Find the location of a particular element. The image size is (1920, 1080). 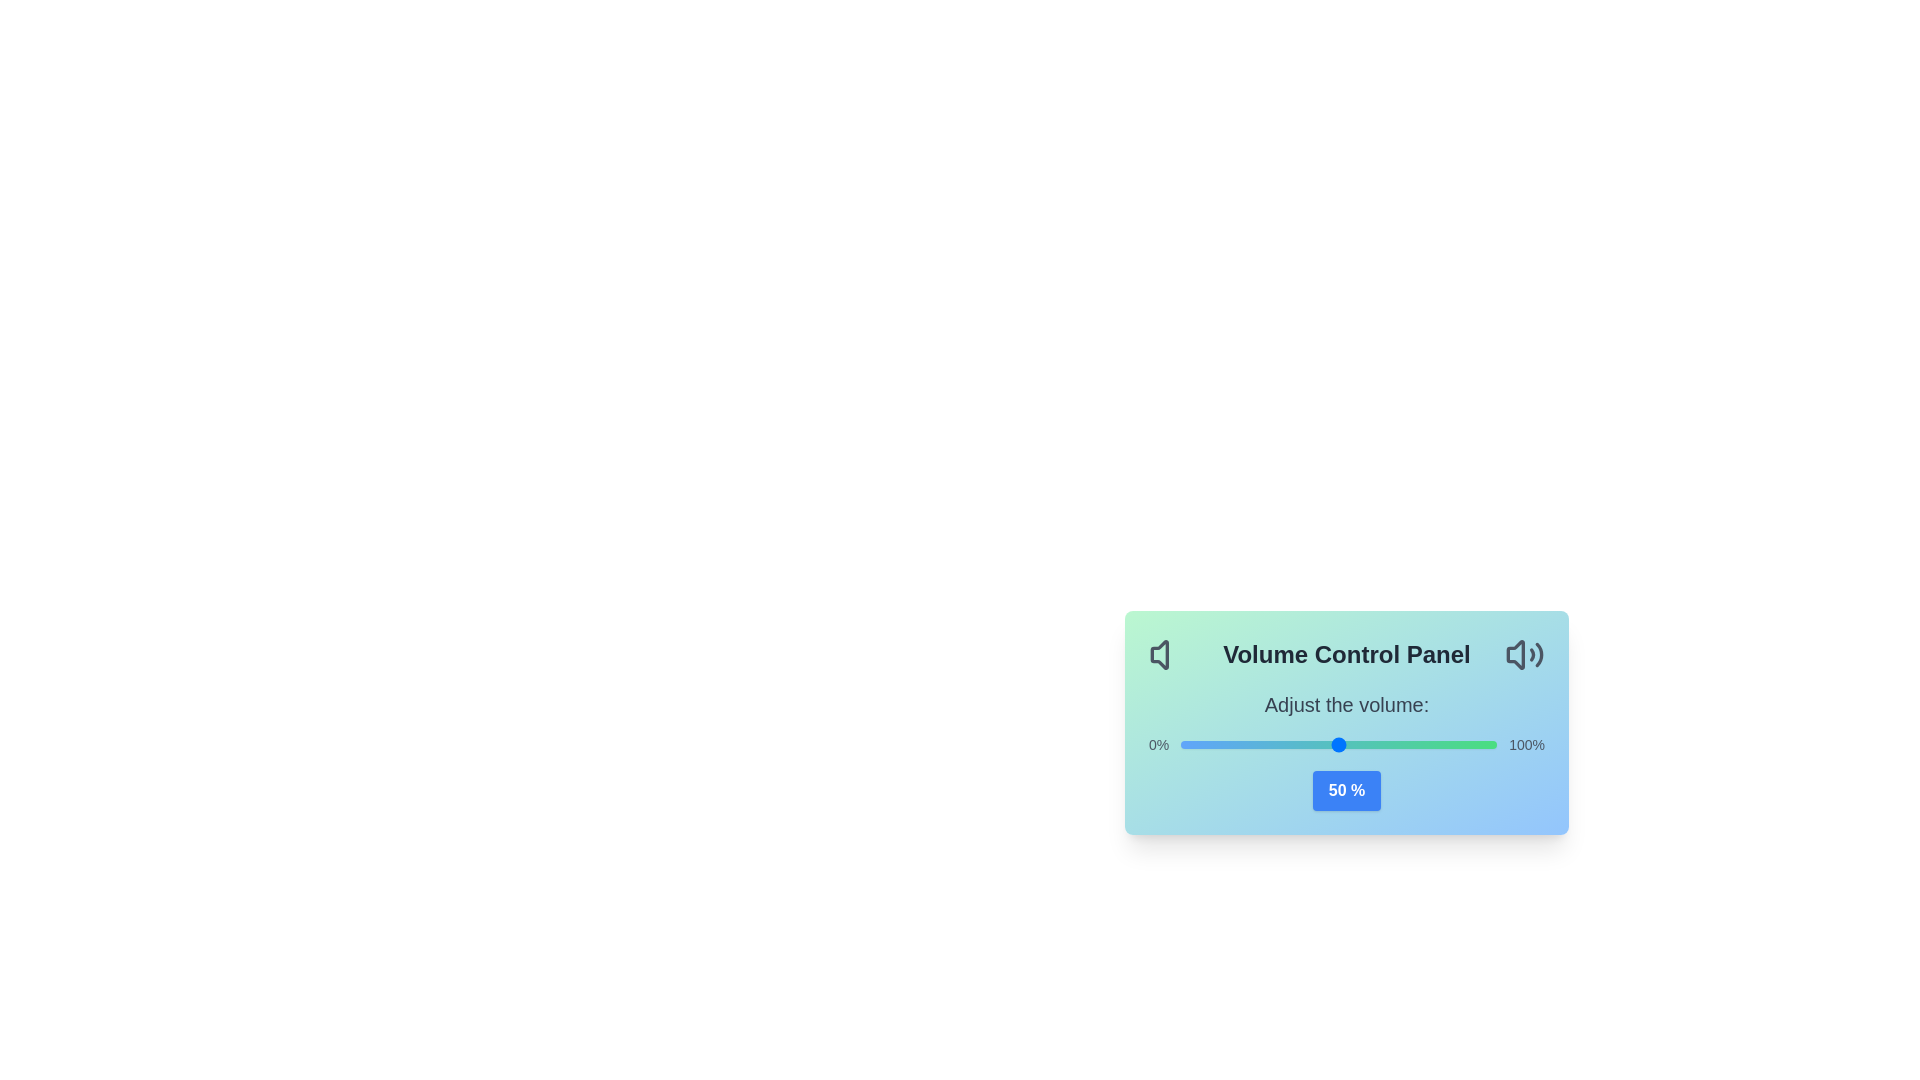

the left icon to reveal its tooltip is located at coordinates (1169, 655).